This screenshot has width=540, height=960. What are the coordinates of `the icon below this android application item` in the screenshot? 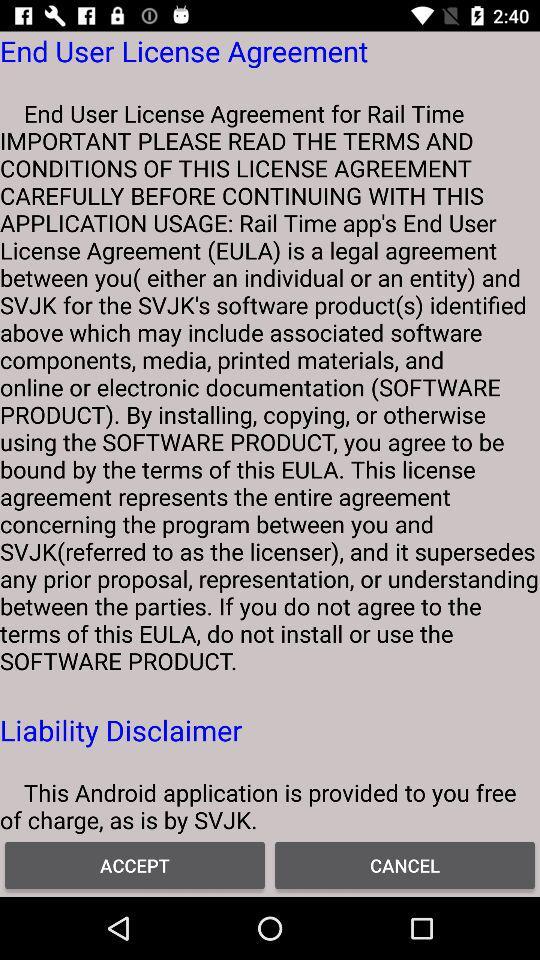 It's located at (135, 864).